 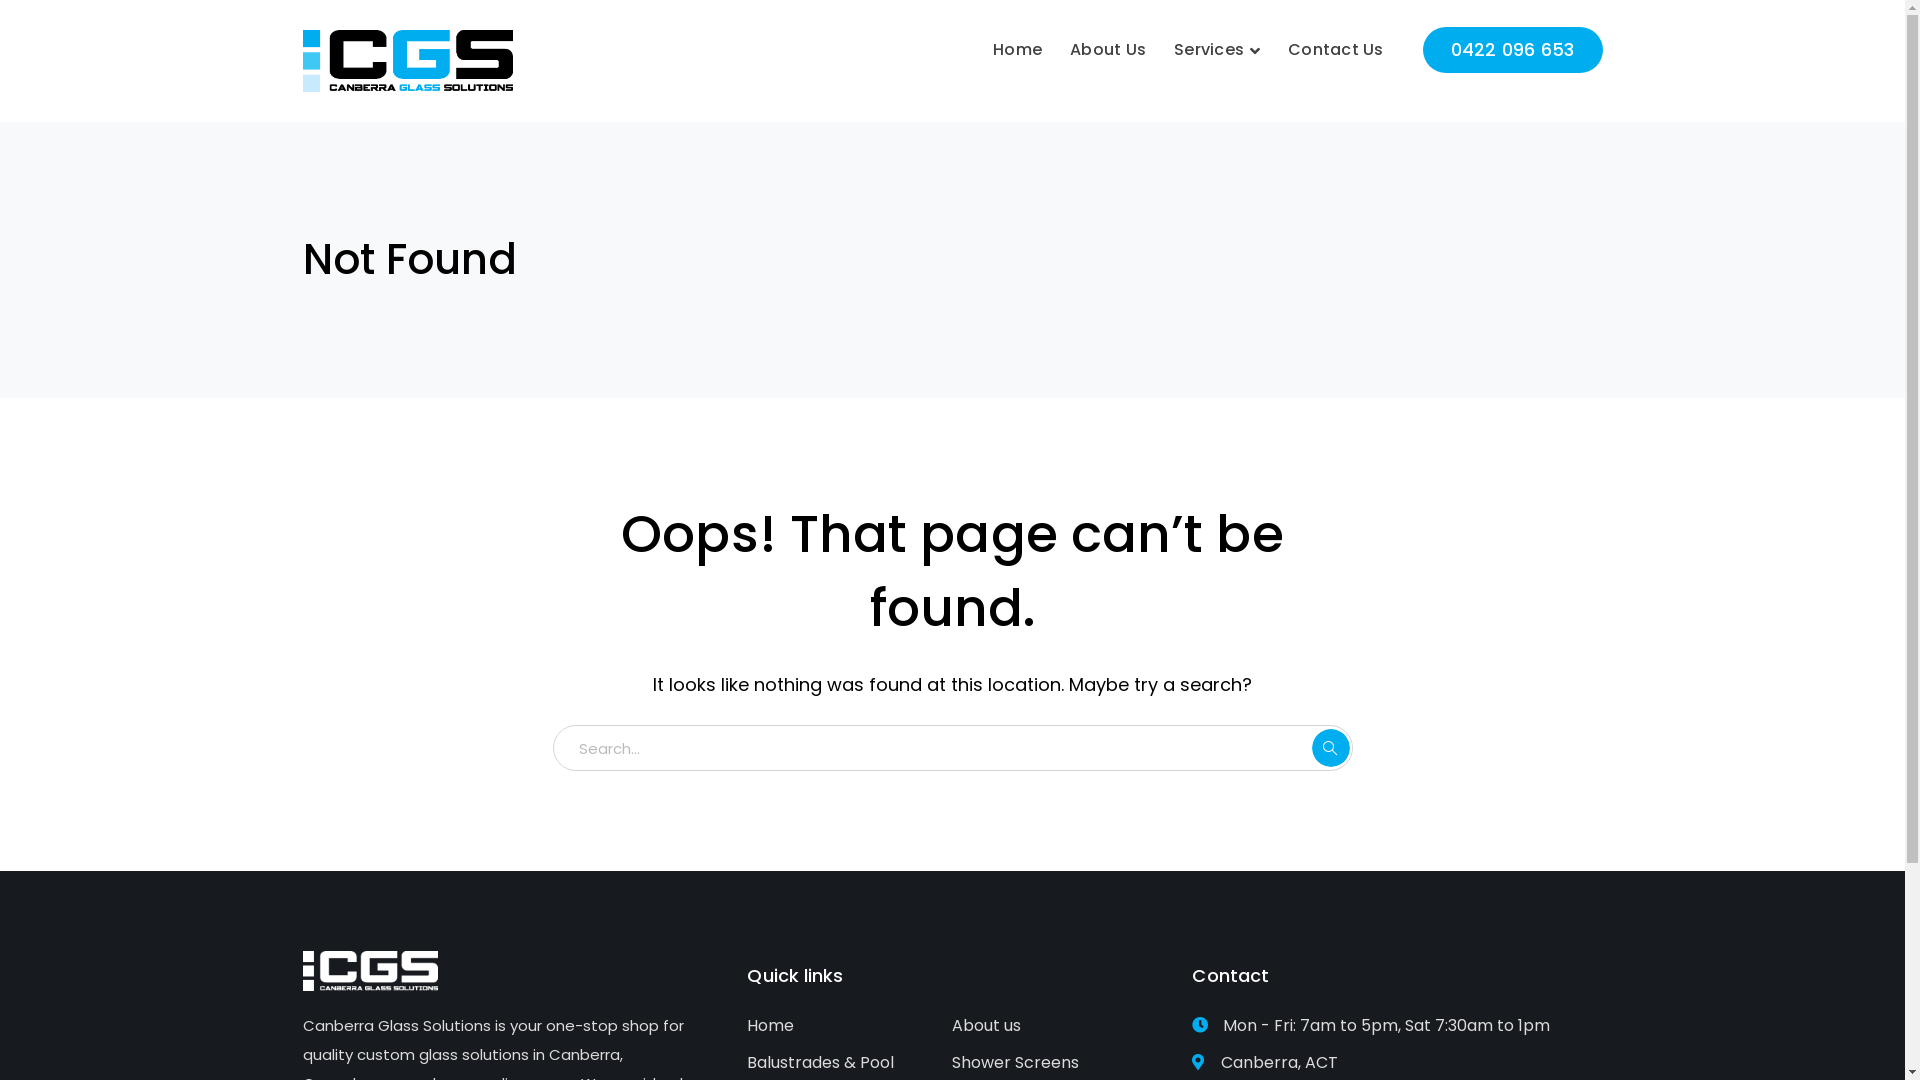 I want to click on 'Home', so click(x=1017, y=35).